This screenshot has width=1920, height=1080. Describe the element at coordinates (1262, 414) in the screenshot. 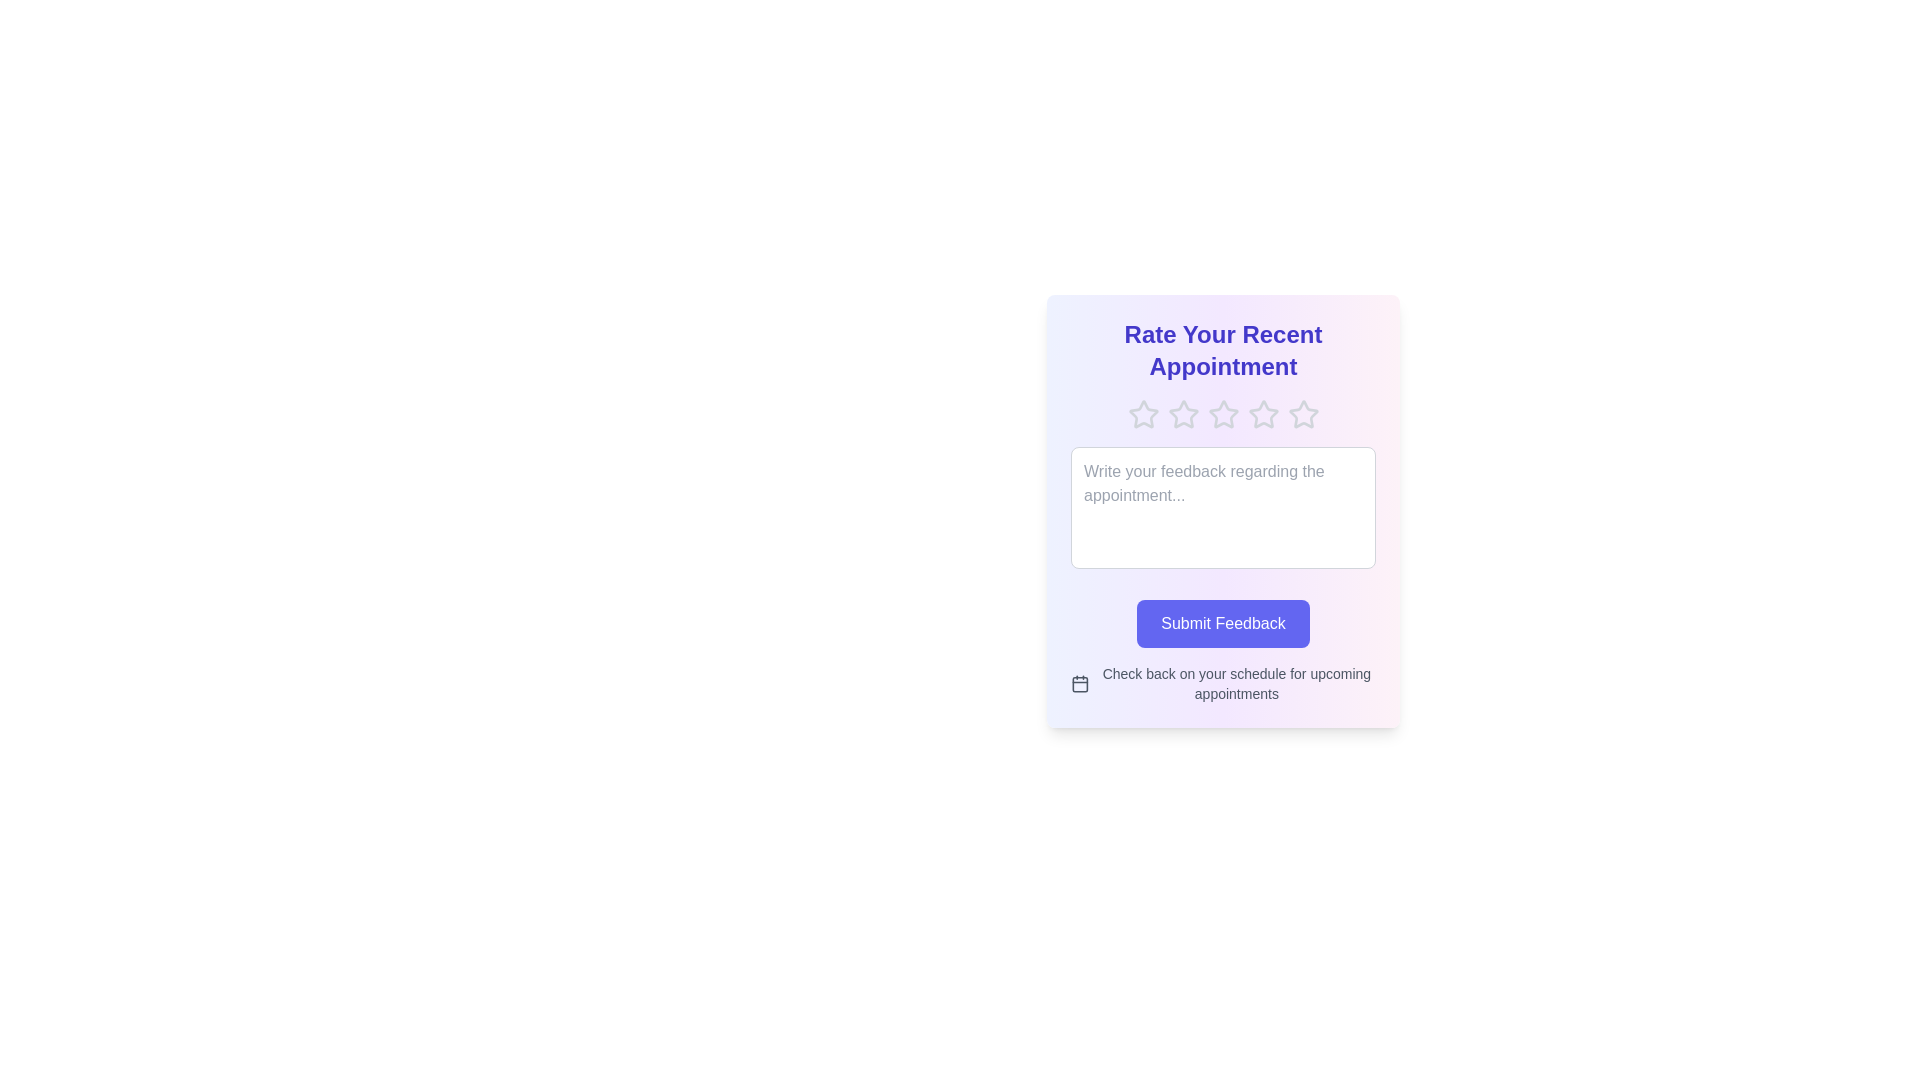

I see `the rating to 4 stars by clicking on the corresponding star` at that location.